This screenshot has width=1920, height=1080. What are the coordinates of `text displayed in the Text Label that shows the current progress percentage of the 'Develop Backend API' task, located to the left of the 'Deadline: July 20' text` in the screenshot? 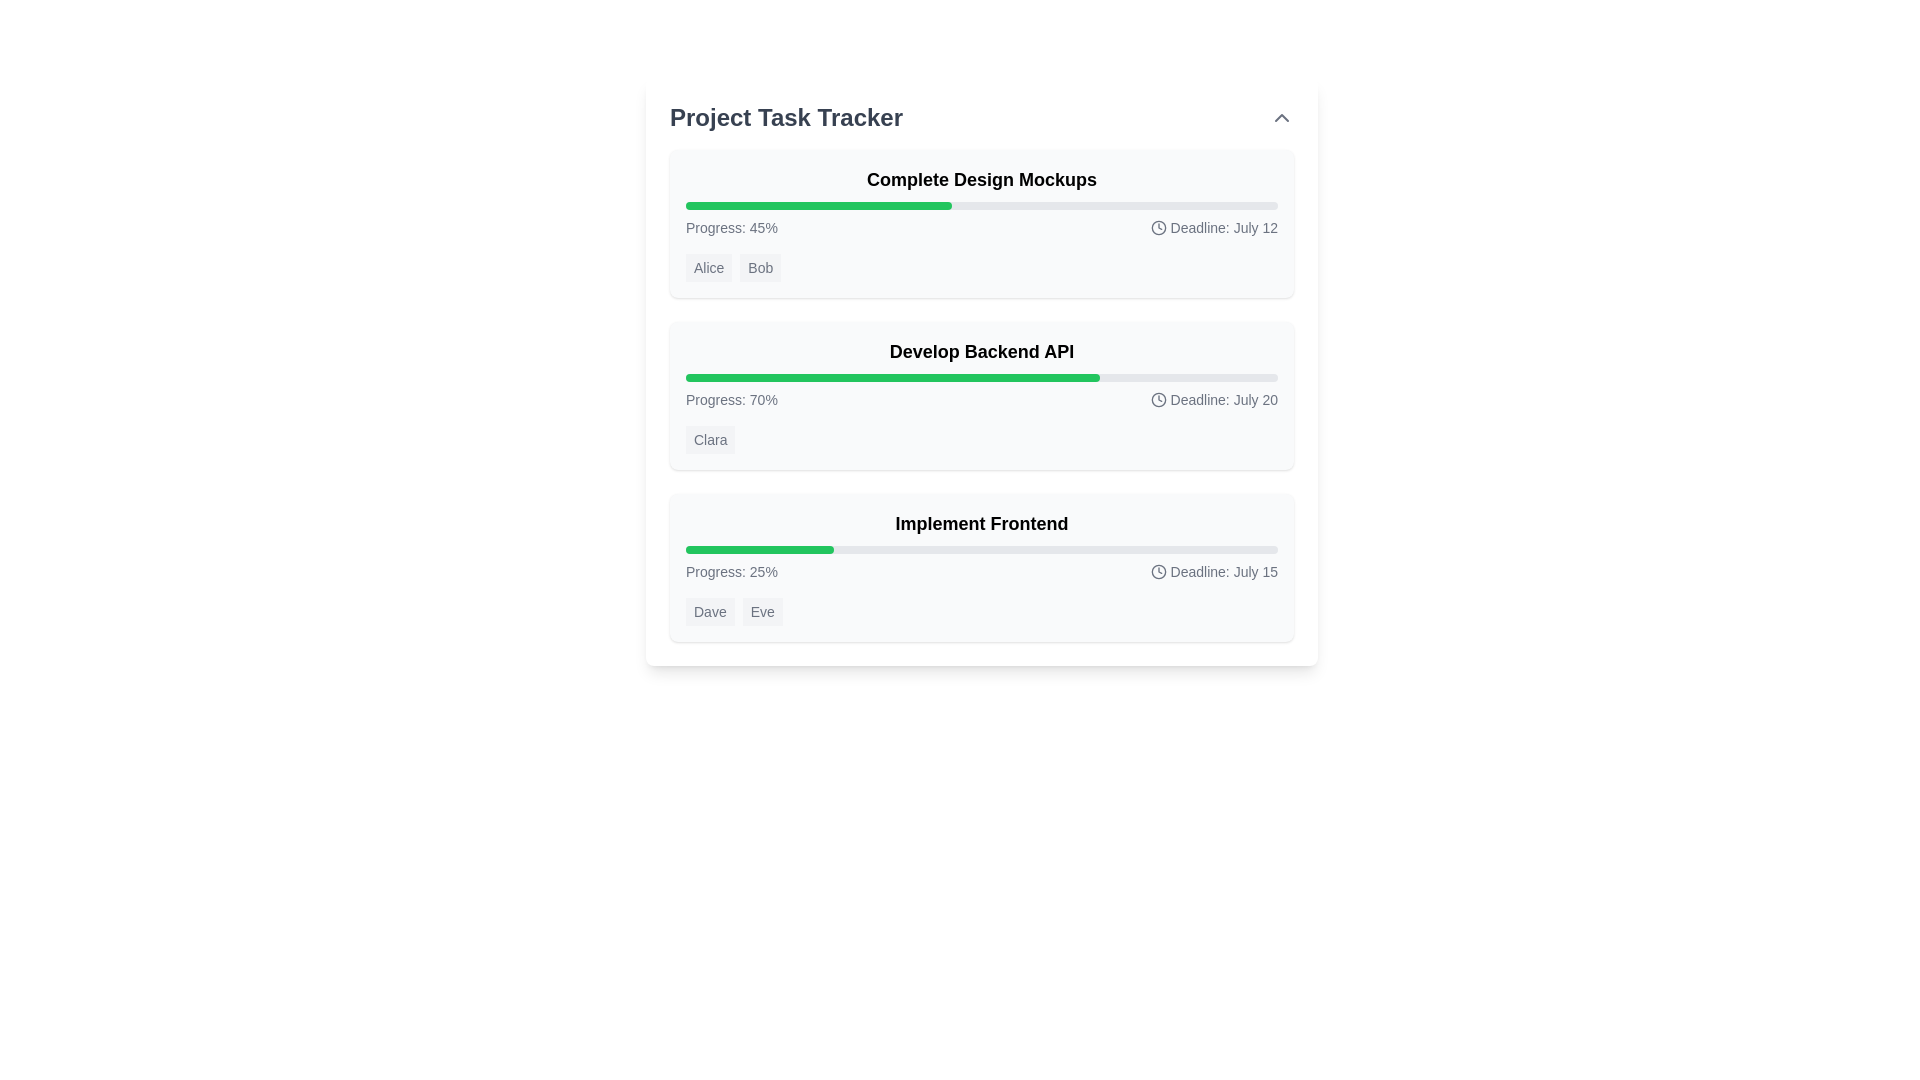 It's located at (730, 400).